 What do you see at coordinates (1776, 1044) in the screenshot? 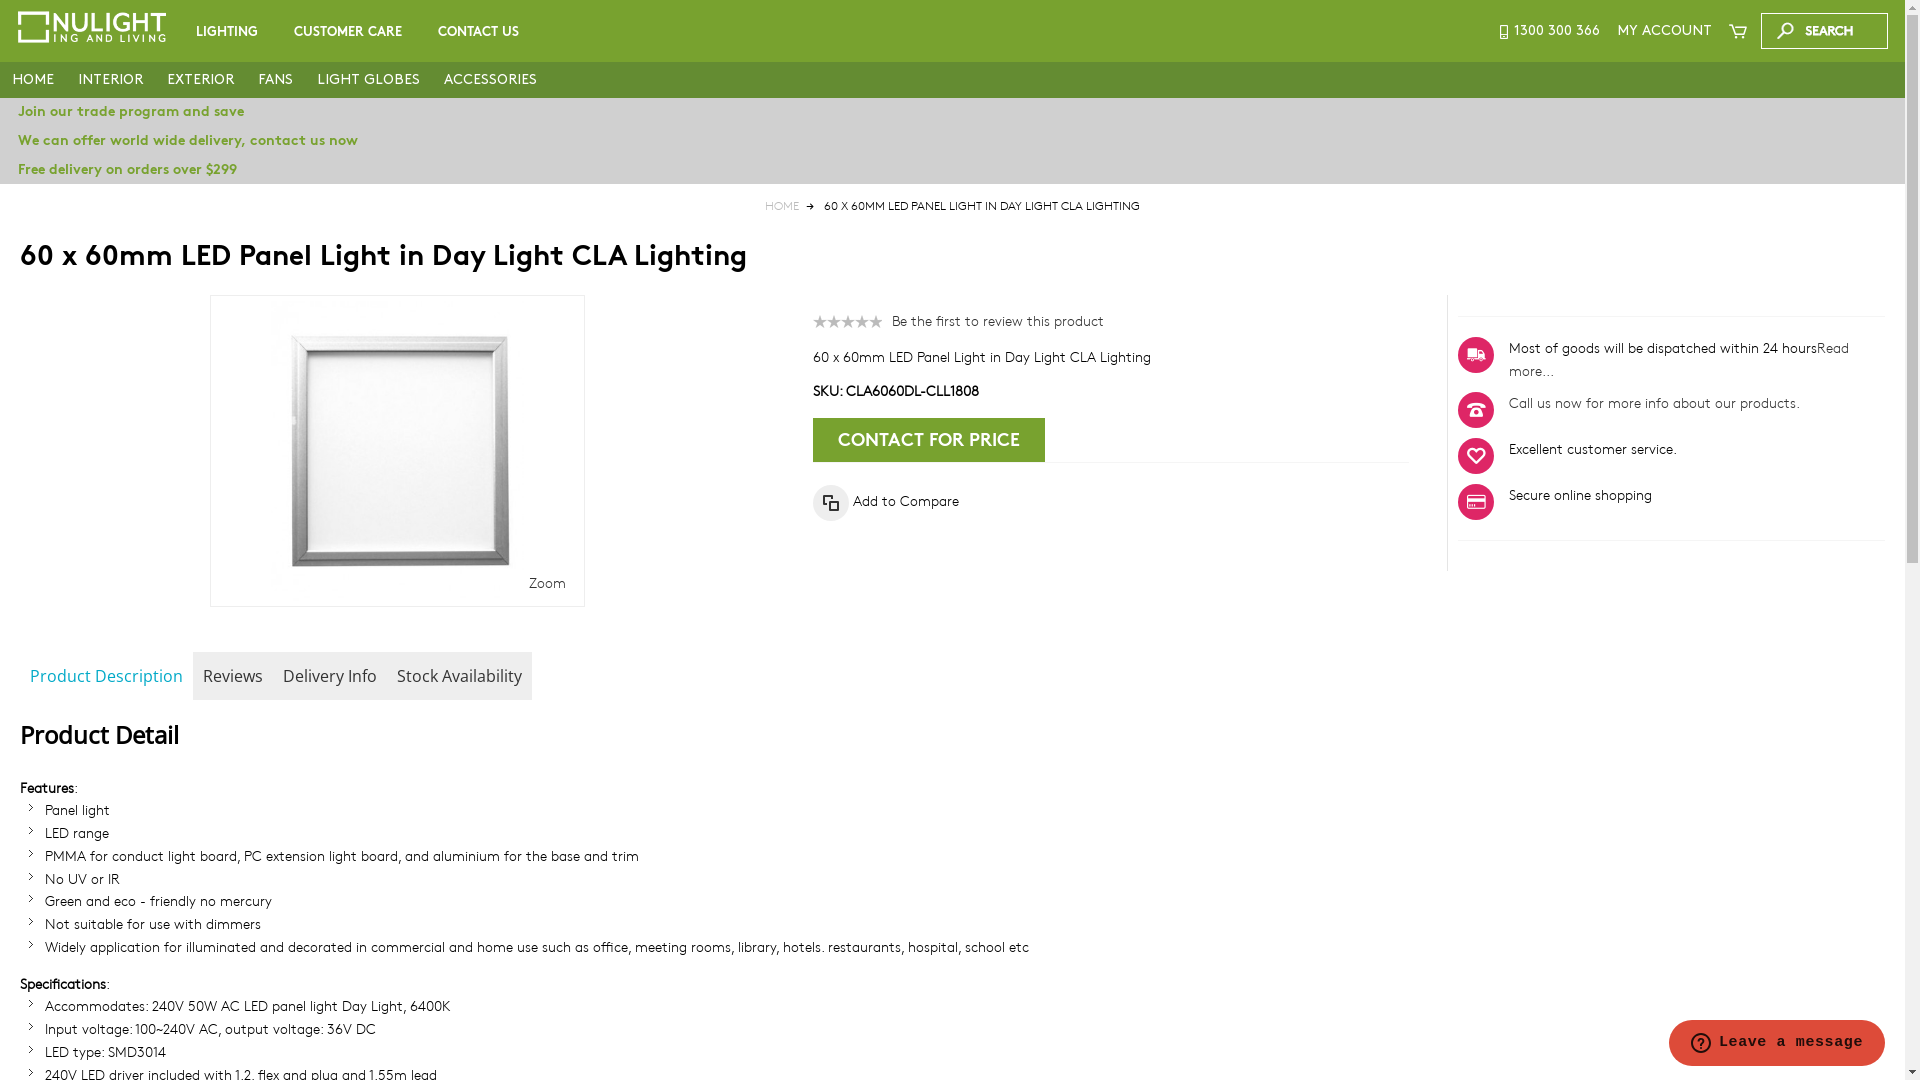
I see `'Opens a widget where you can chat to one of our agents'` at bounding box center [1776, 1044].